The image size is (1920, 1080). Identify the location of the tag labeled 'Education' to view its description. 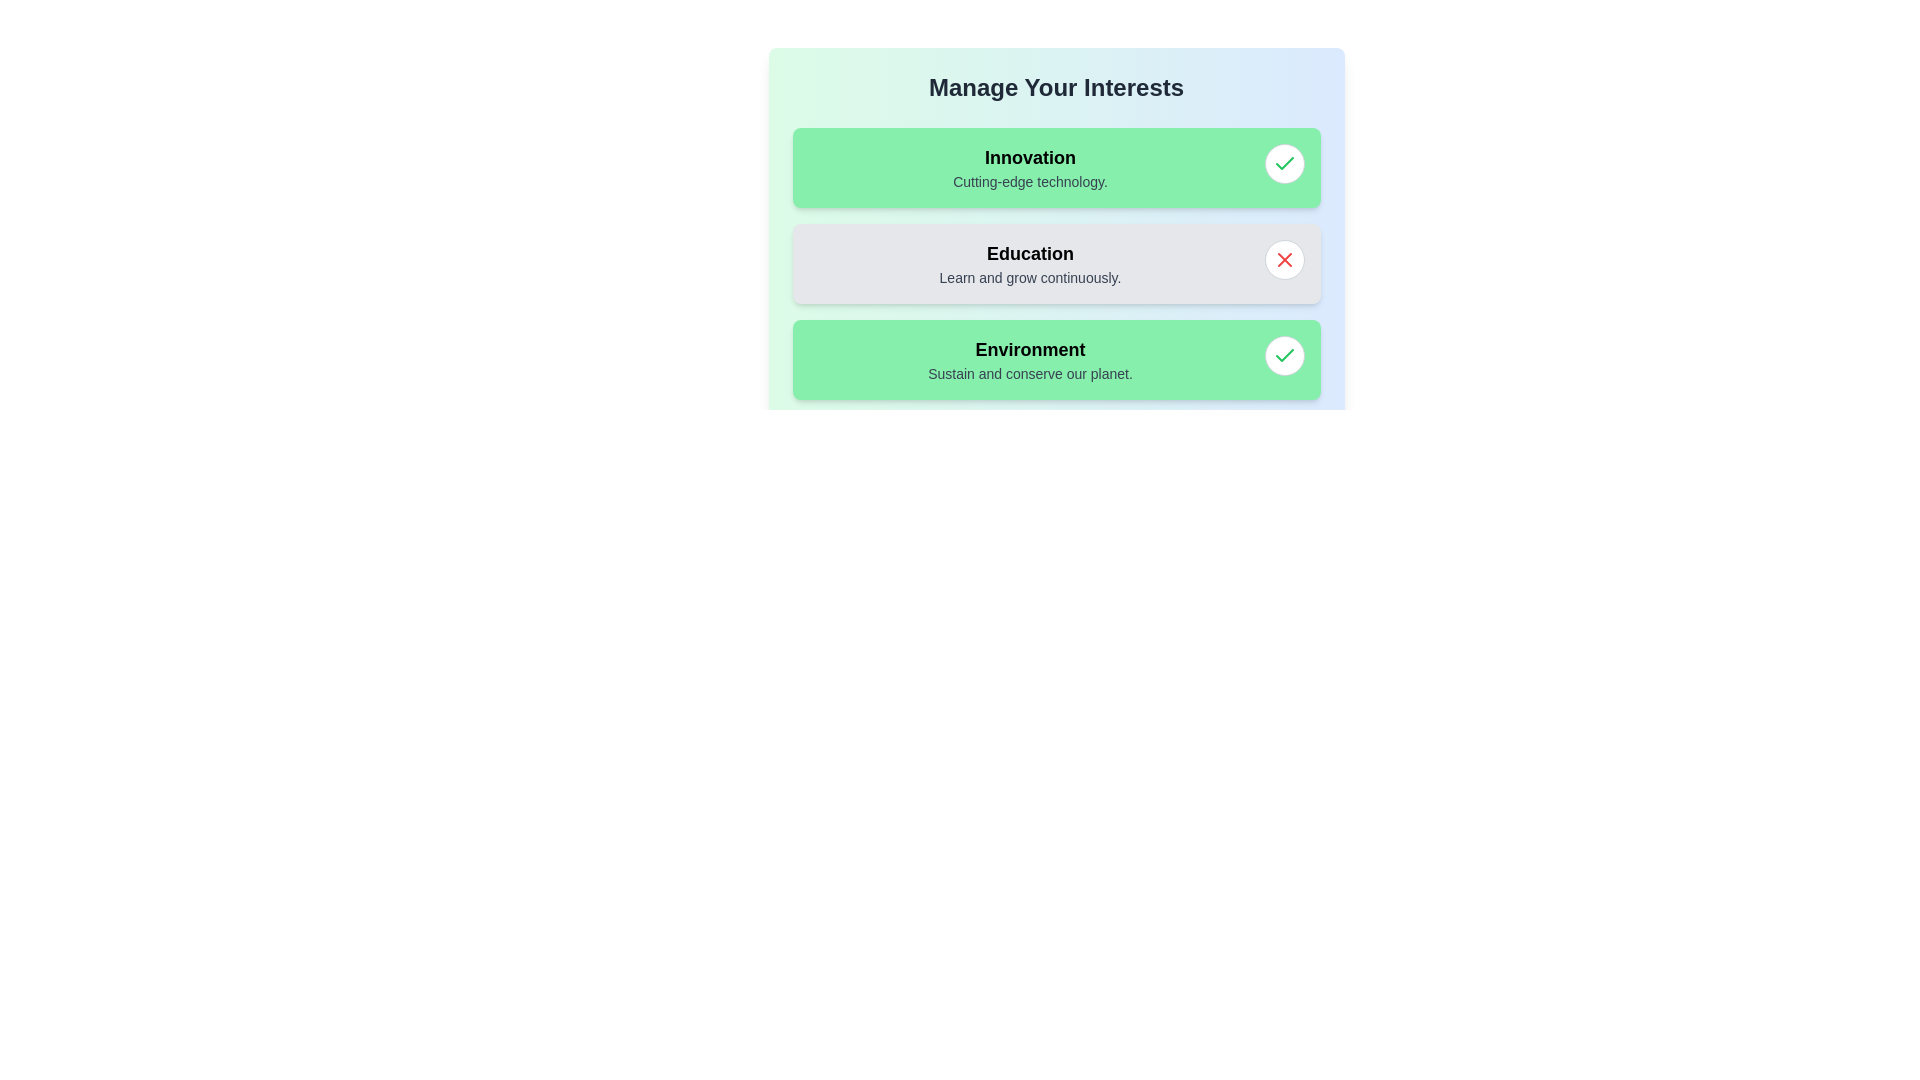
(1030, 262).